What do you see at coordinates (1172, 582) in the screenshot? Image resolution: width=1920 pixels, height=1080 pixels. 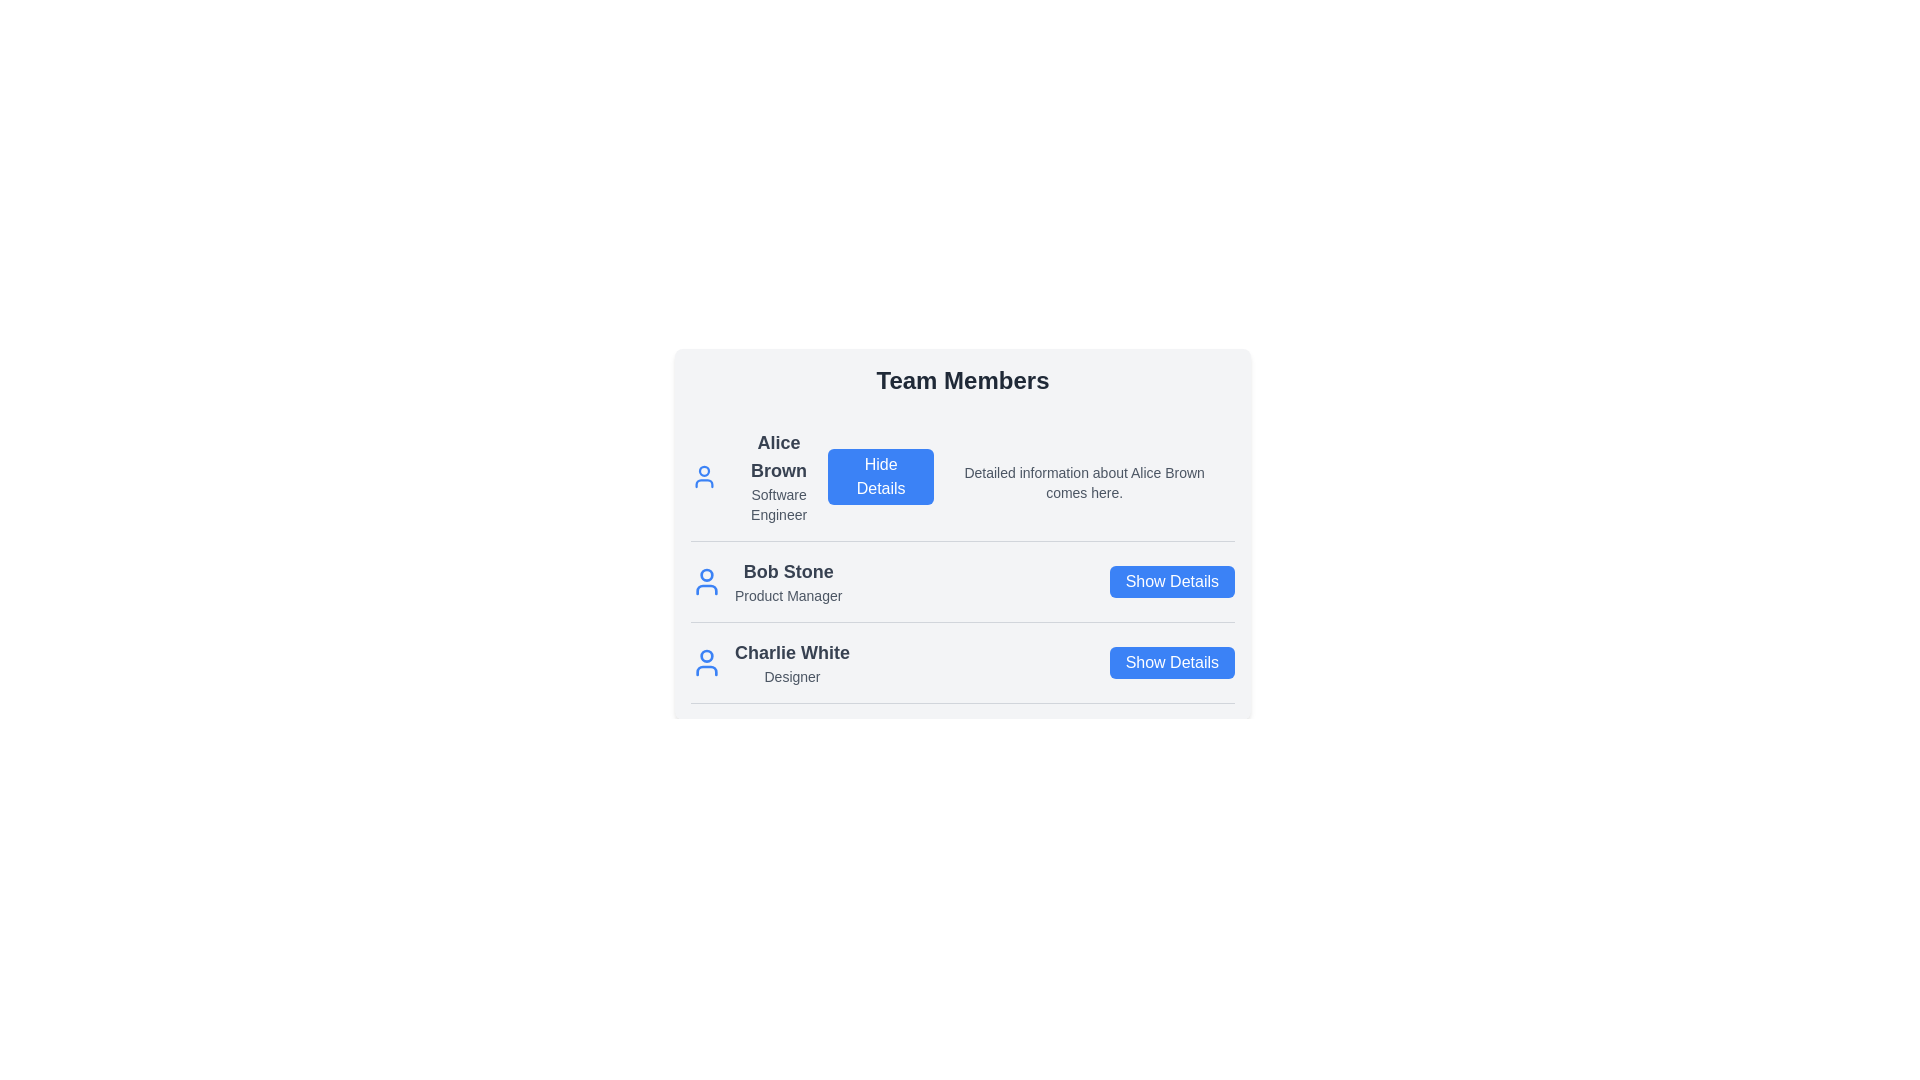 I see `'Show Details' button for the profile with the name Bob Stone` at bounding box center [1172, 582].